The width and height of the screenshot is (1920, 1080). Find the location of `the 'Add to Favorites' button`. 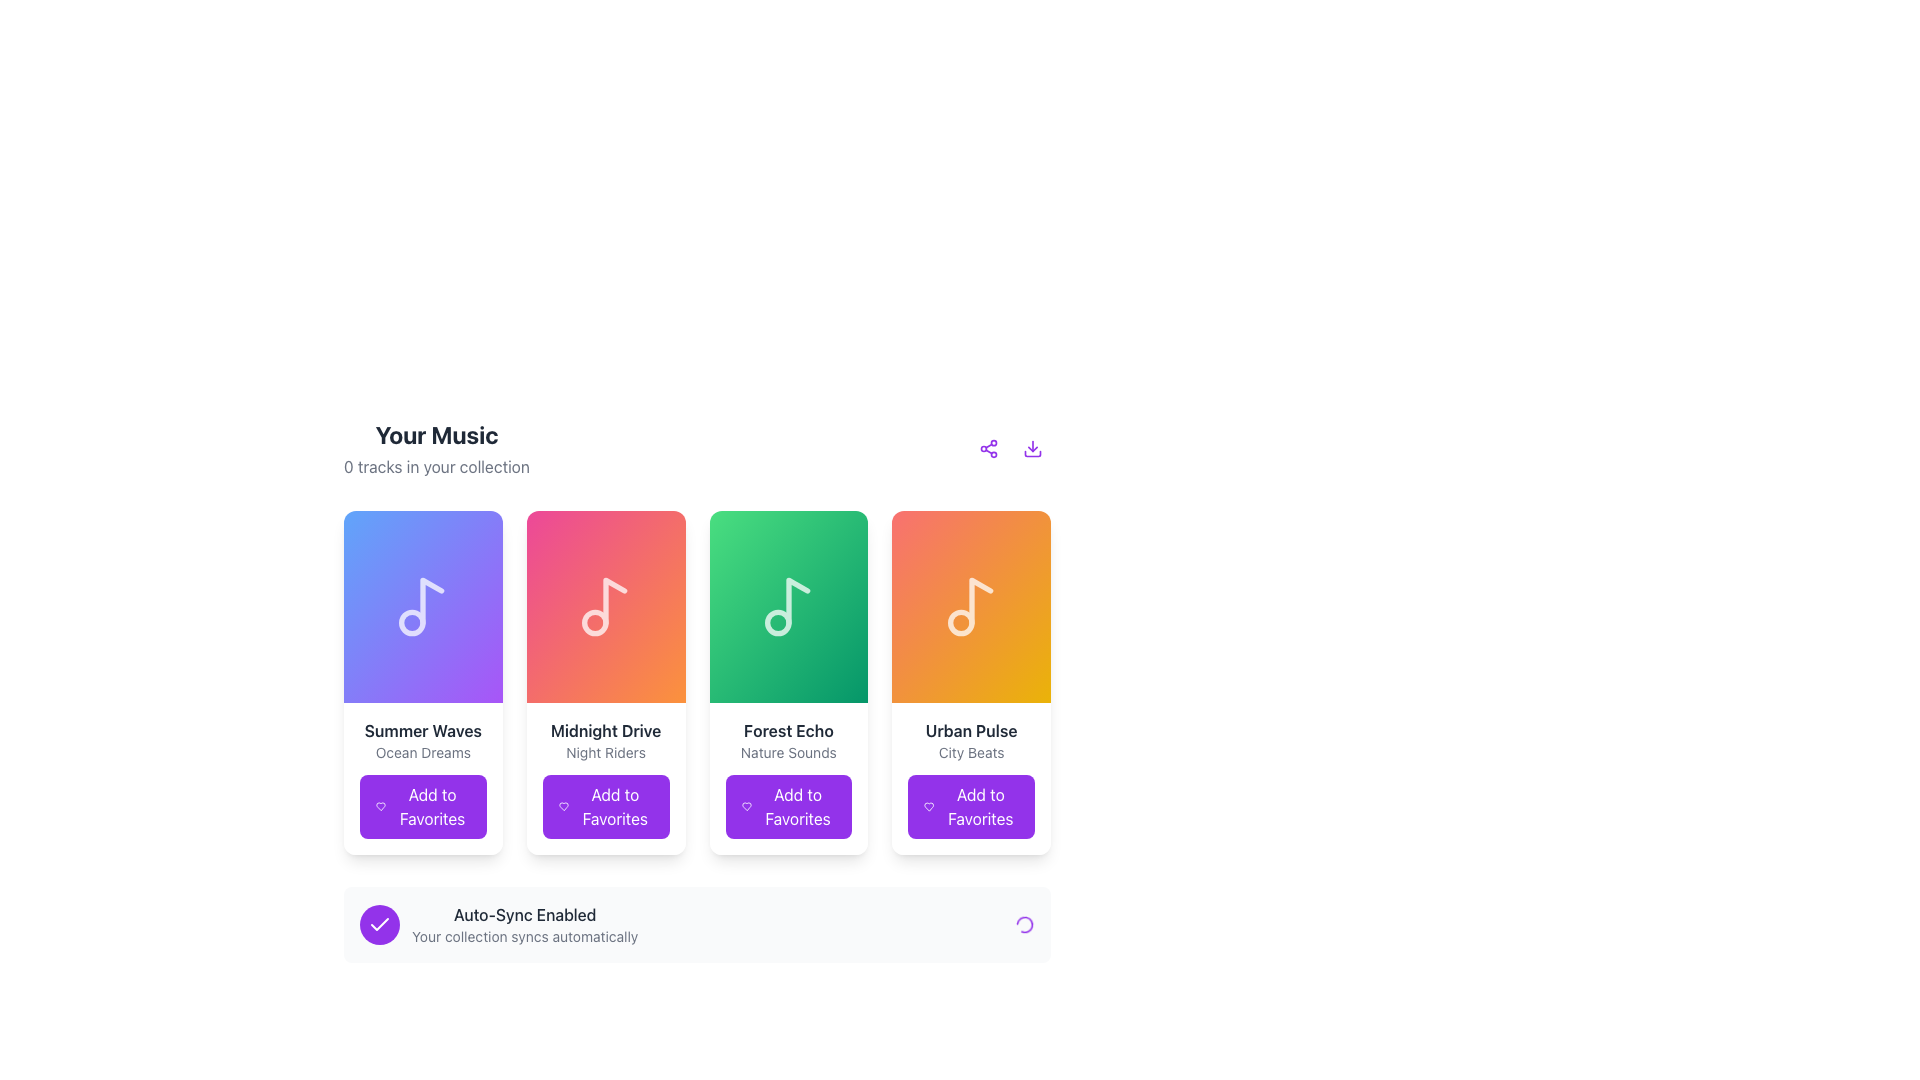

the 'Add to Favorites' button is located at coordinates (422, 778).